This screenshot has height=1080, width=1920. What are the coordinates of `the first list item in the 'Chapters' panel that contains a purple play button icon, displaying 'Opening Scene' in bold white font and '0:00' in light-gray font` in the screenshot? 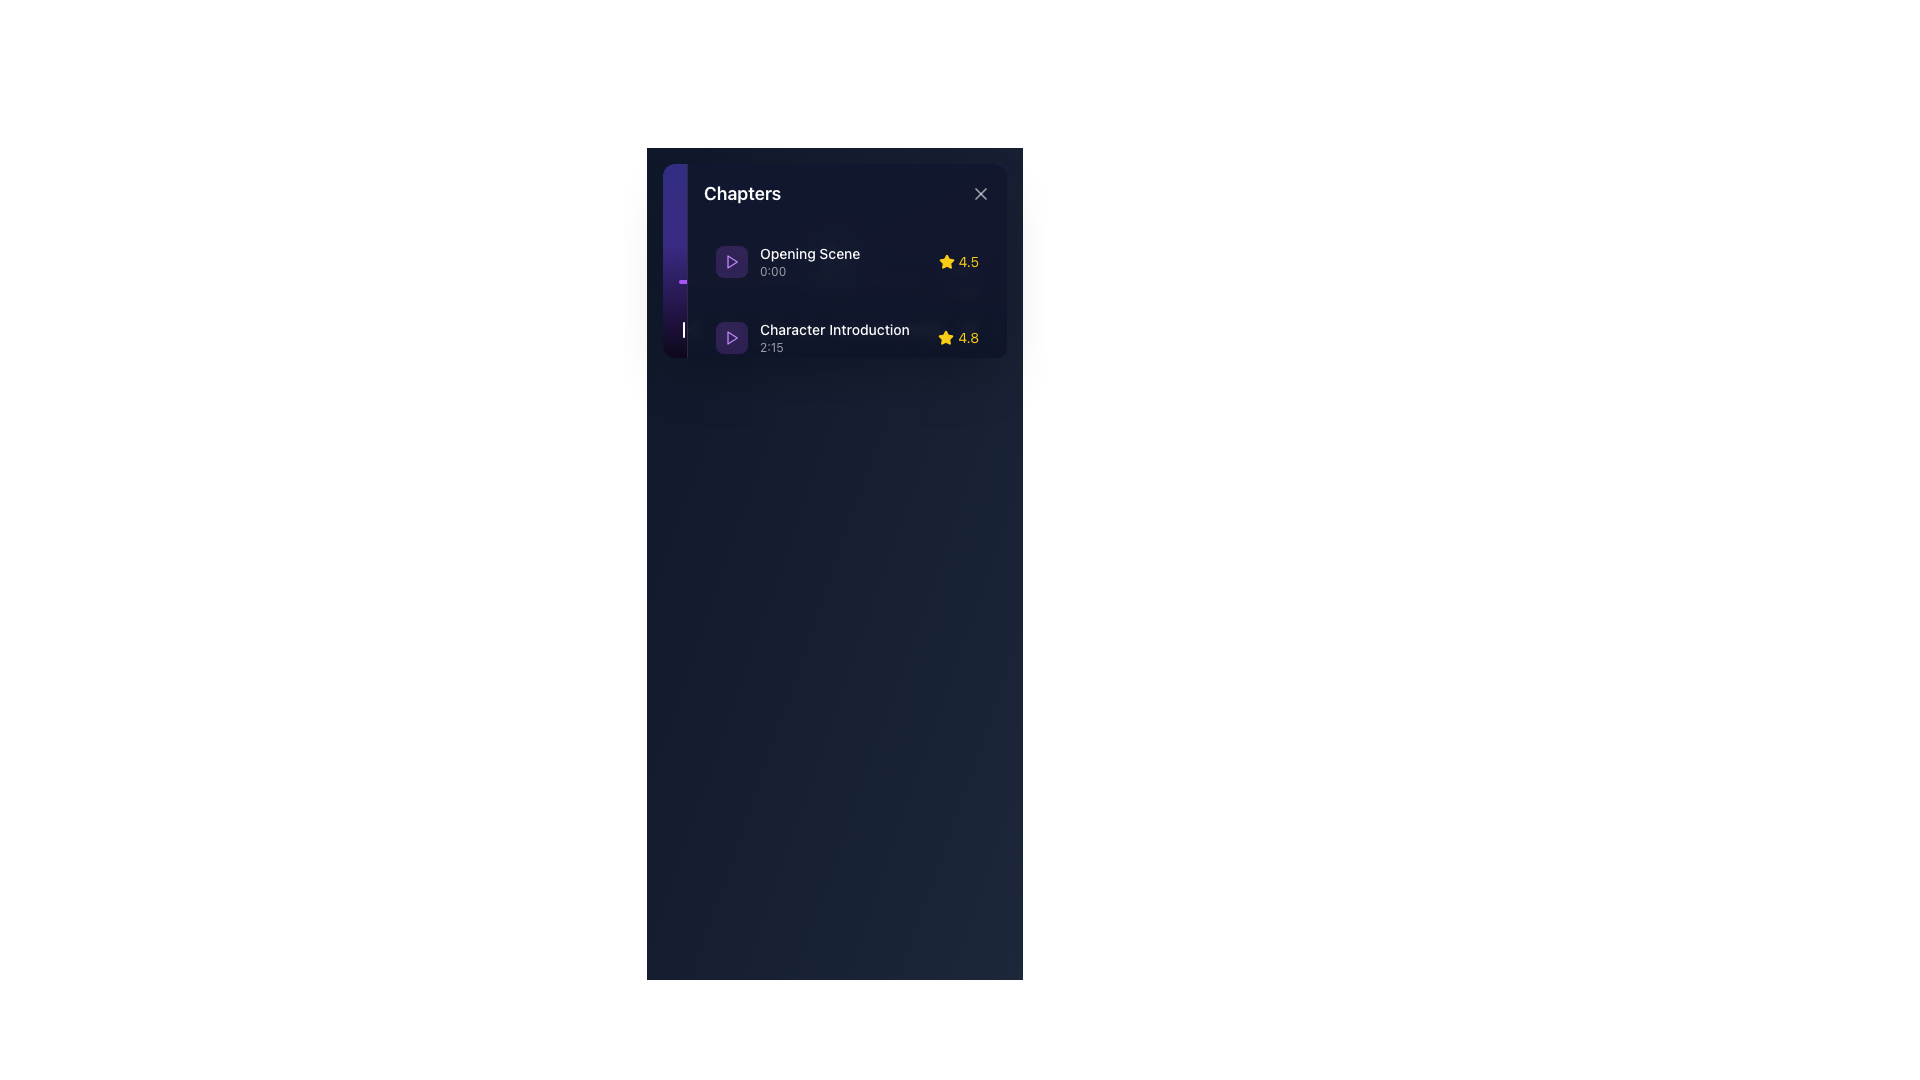 It's located at (787, 261).